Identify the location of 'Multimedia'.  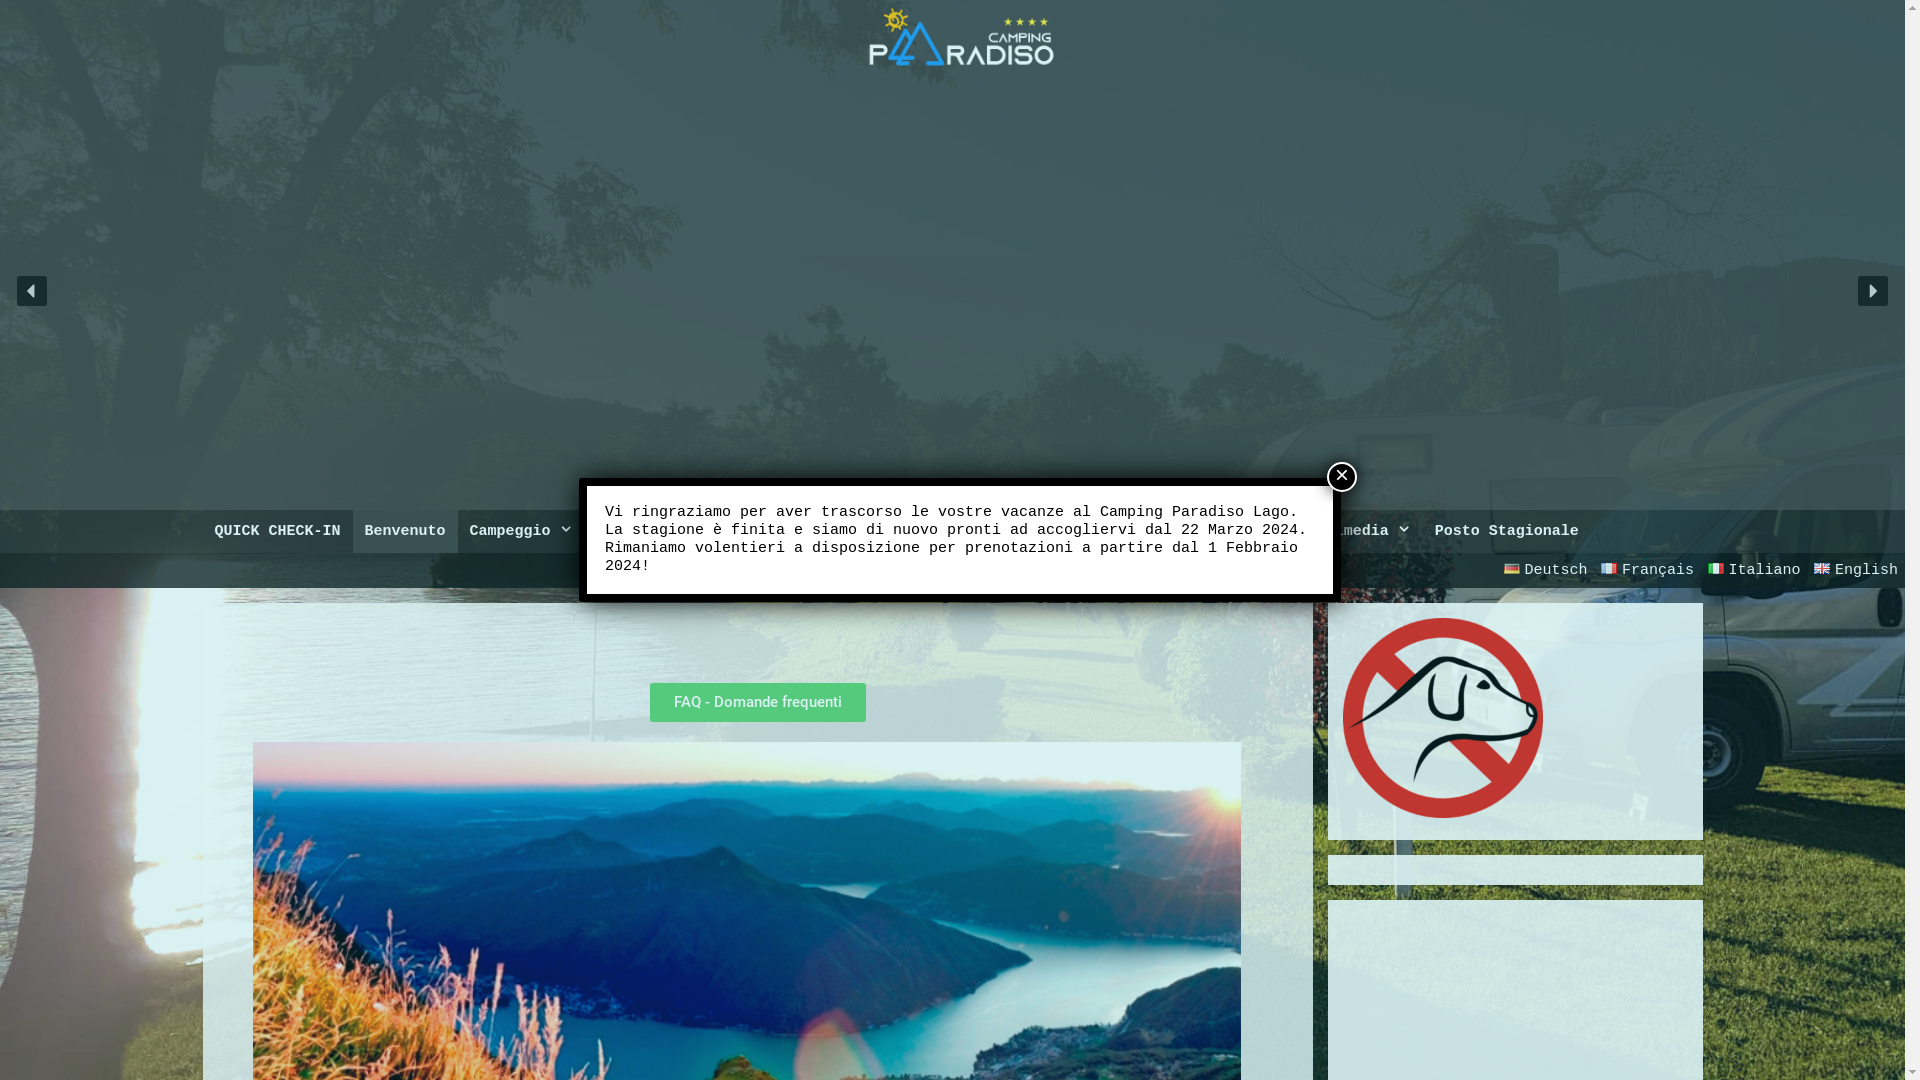
(1354, 530).